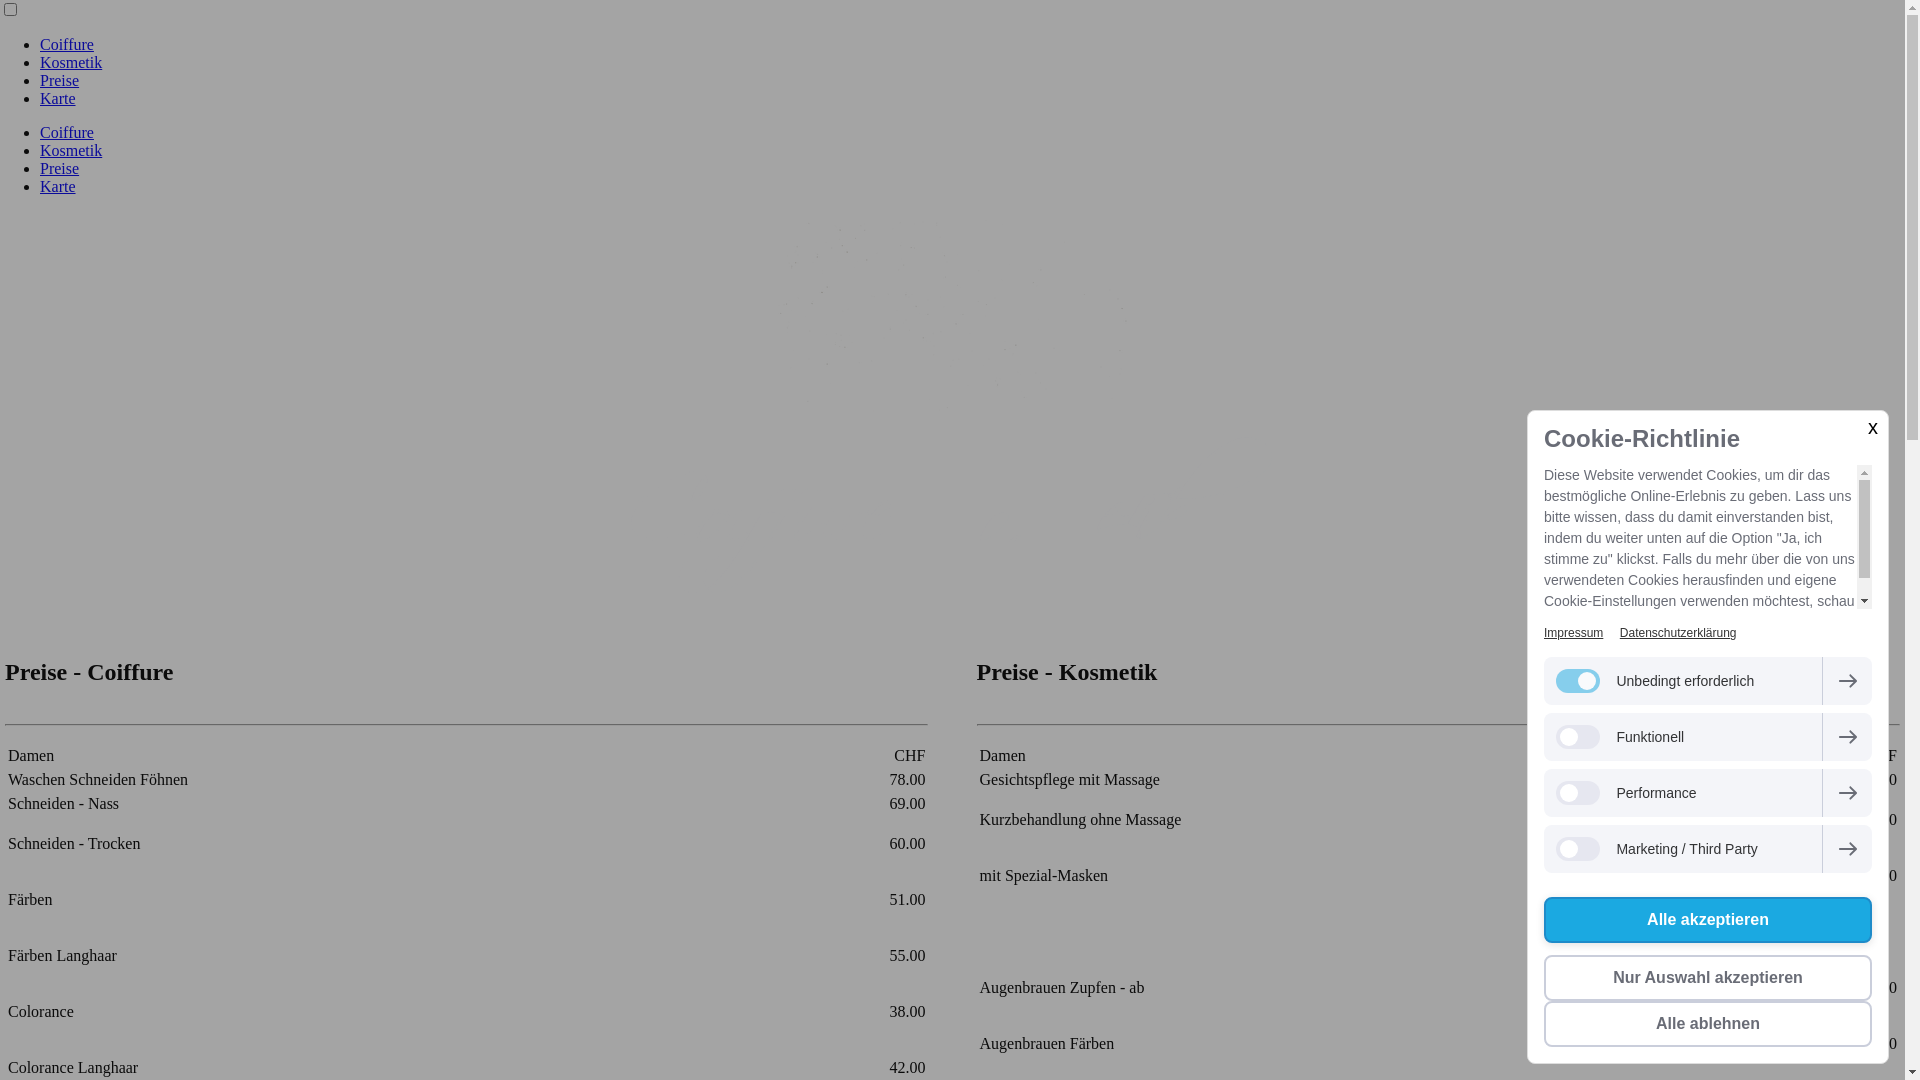  What do you see at coordinates (57, 186) in the screenshot?
I see `'Karte'` at bounding box center [57, 186].